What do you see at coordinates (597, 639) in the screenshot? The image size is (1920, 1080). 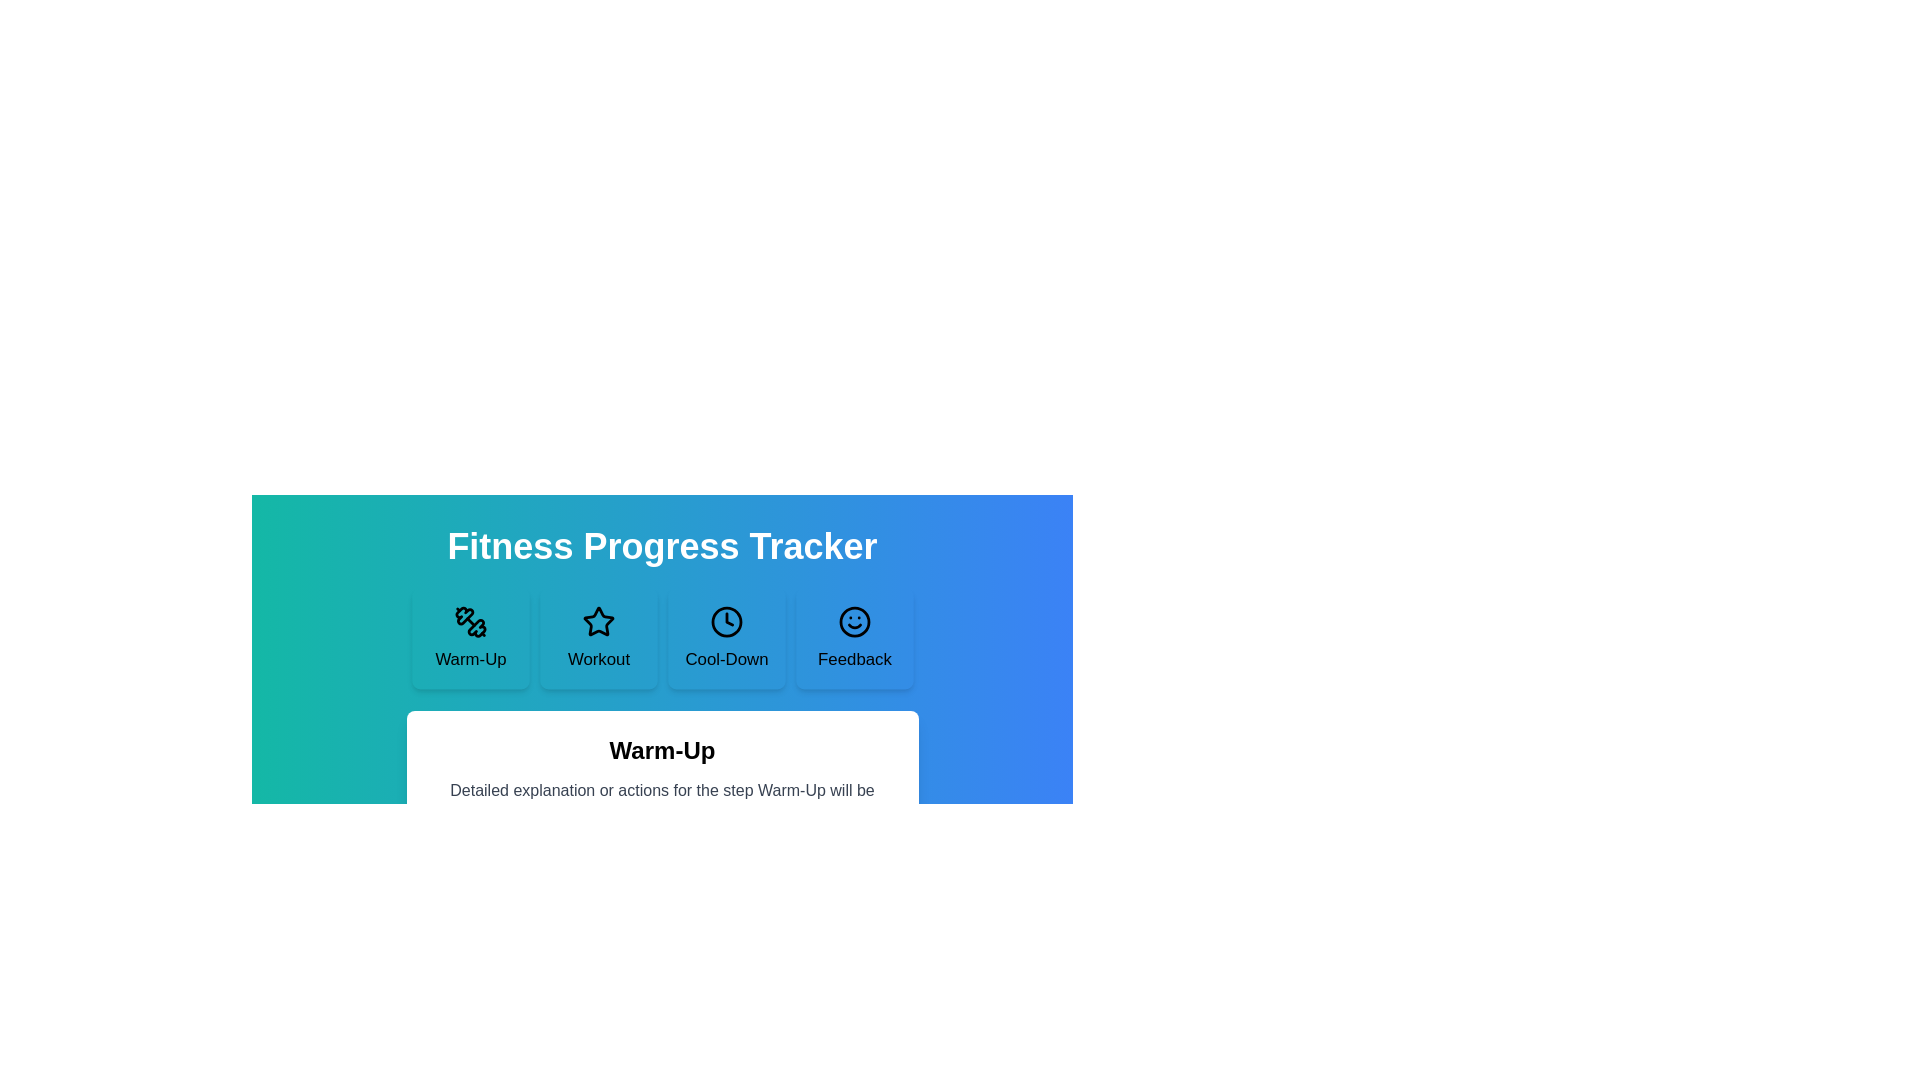 I see `the step Workout in the FitnessProgressStepper component` at bounding box center [597, 639].